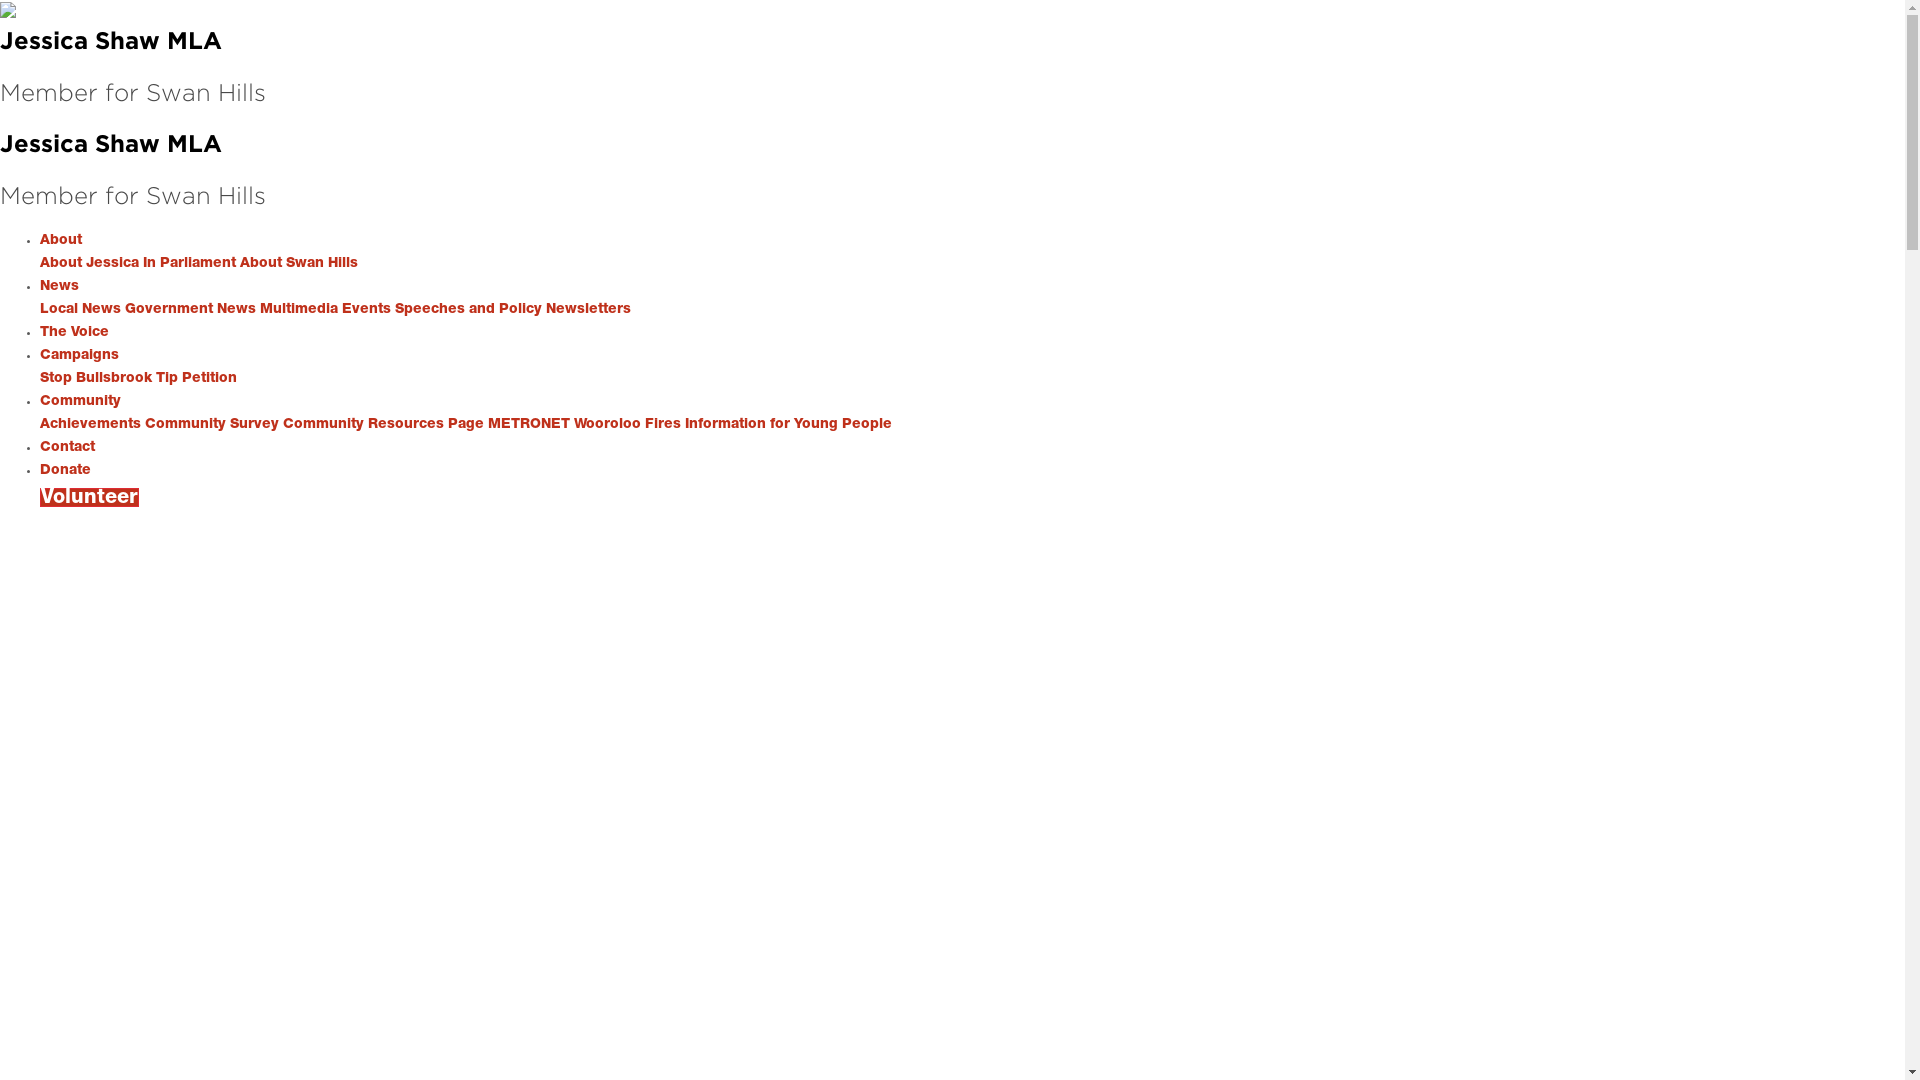 The width and height of the screenshot is (1920, 1080). I want to click on 'Information for Young People', so click(787, 423).